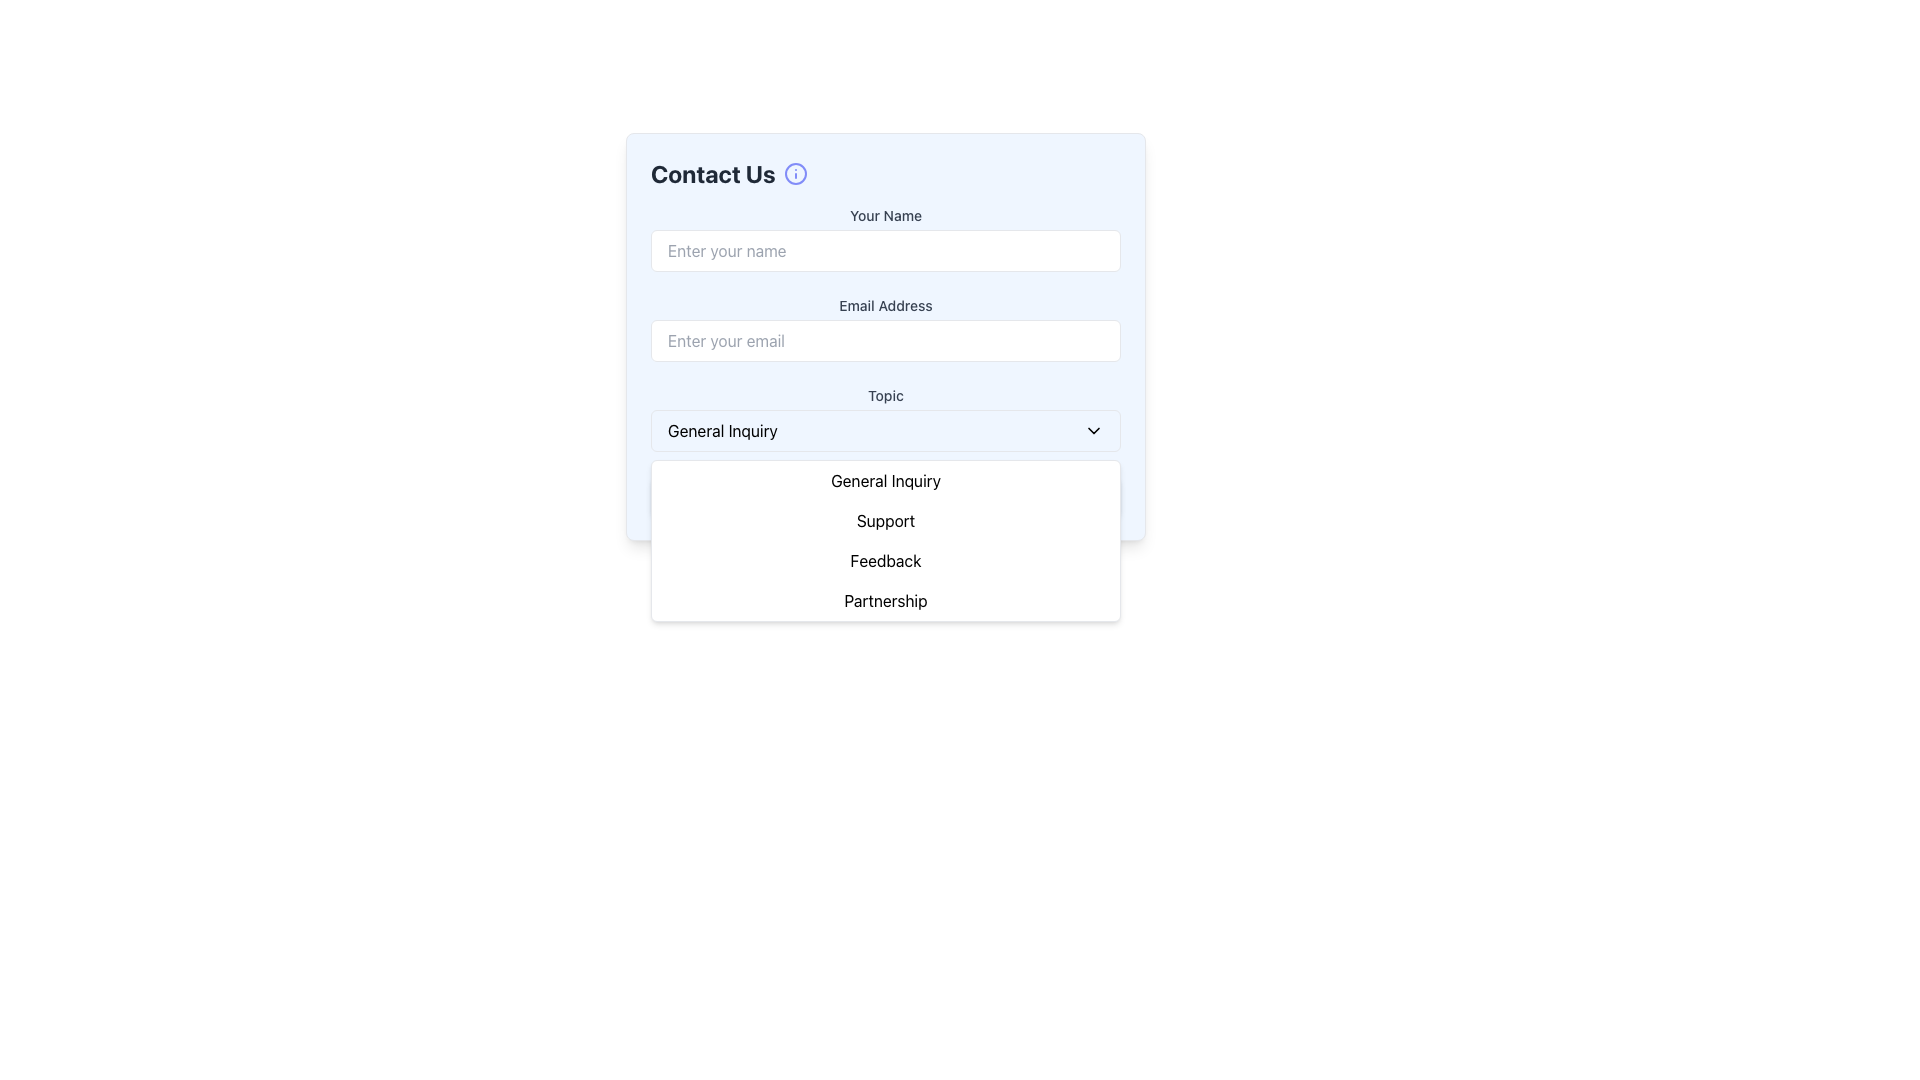 The height and width of the screenshot is (1080, 1920). What do you see at coordinates (885, 418) in the screenshot?
I see `an option from the 'Topic' dropdown menu, which is currently displaying 'General Inquiry'` at bounding box center [885, 418].